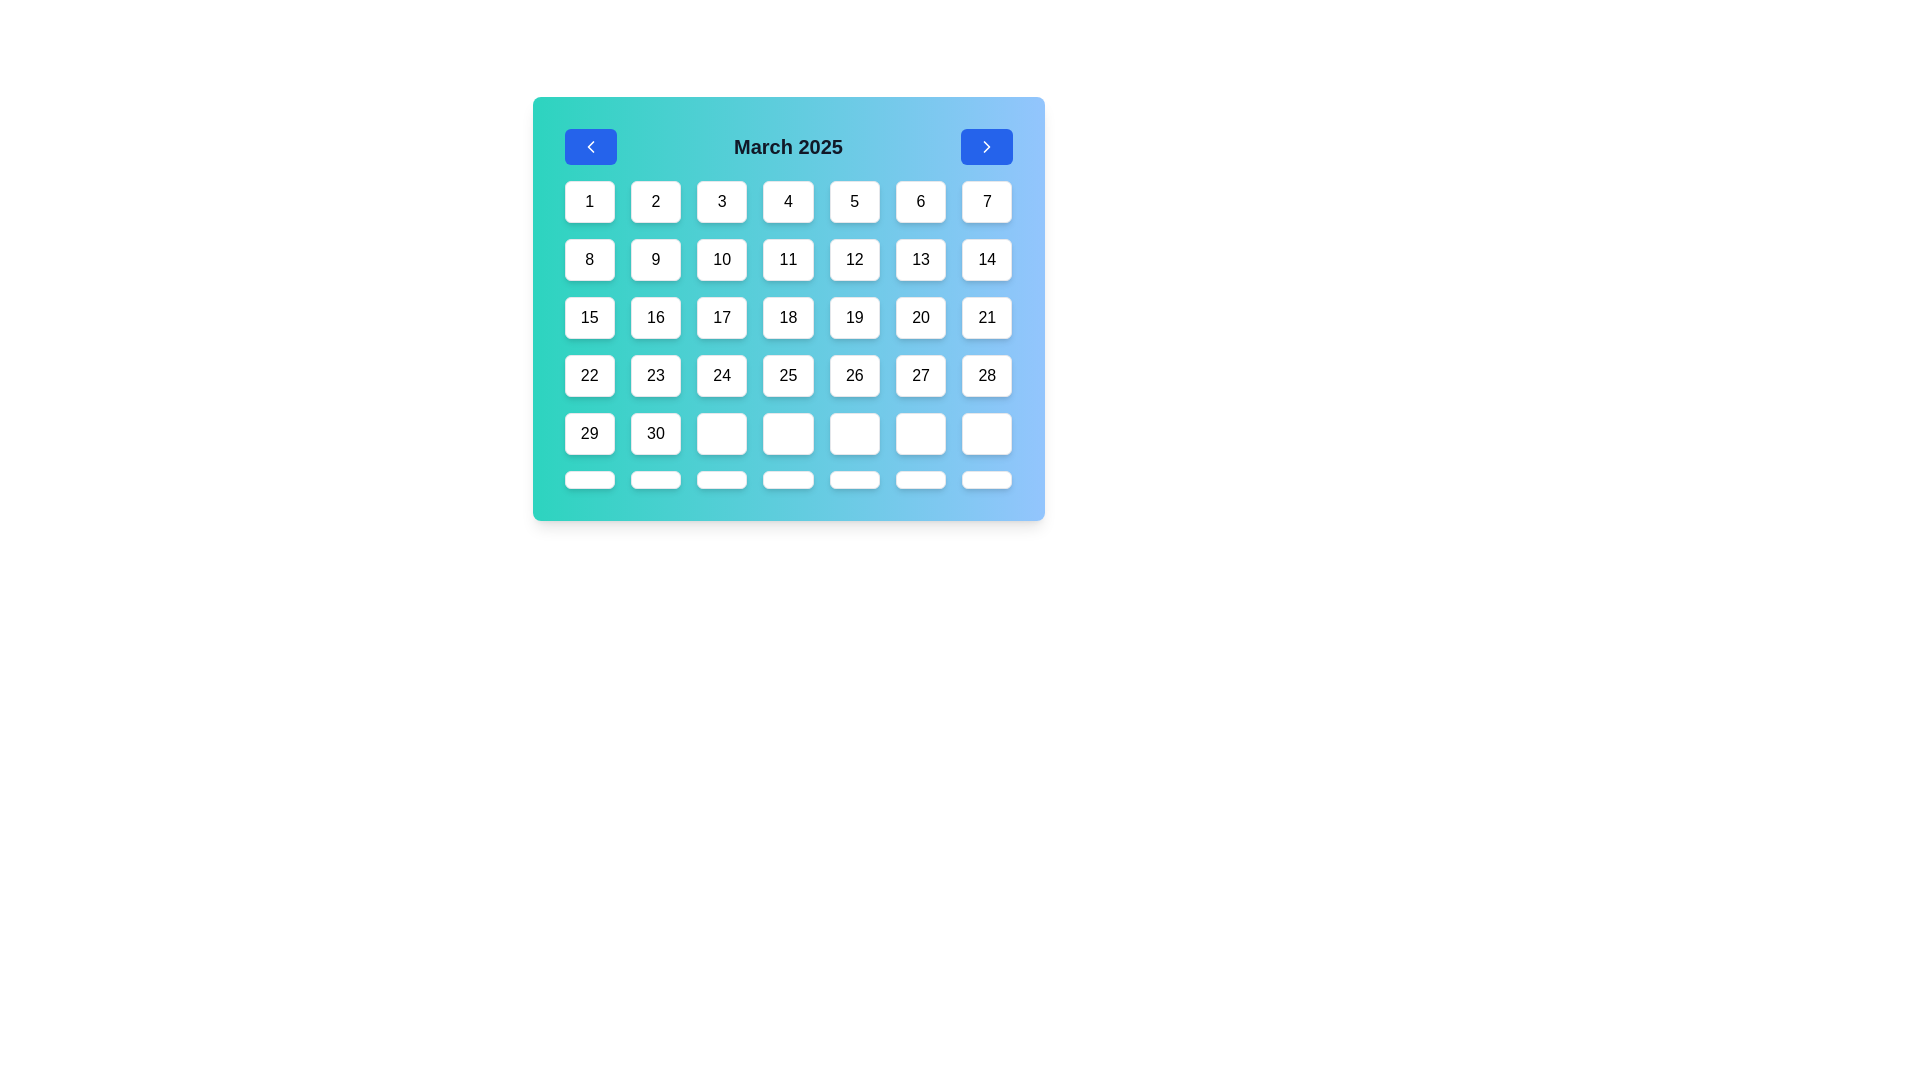 Image resolution: width=1920 pixels, height=1080 pixels. What do you see at coordinates (920, 316) in the screenshot?
I see `to select the 20th day of March 2025 in the calendar interface` at bounding box center [920, 316].